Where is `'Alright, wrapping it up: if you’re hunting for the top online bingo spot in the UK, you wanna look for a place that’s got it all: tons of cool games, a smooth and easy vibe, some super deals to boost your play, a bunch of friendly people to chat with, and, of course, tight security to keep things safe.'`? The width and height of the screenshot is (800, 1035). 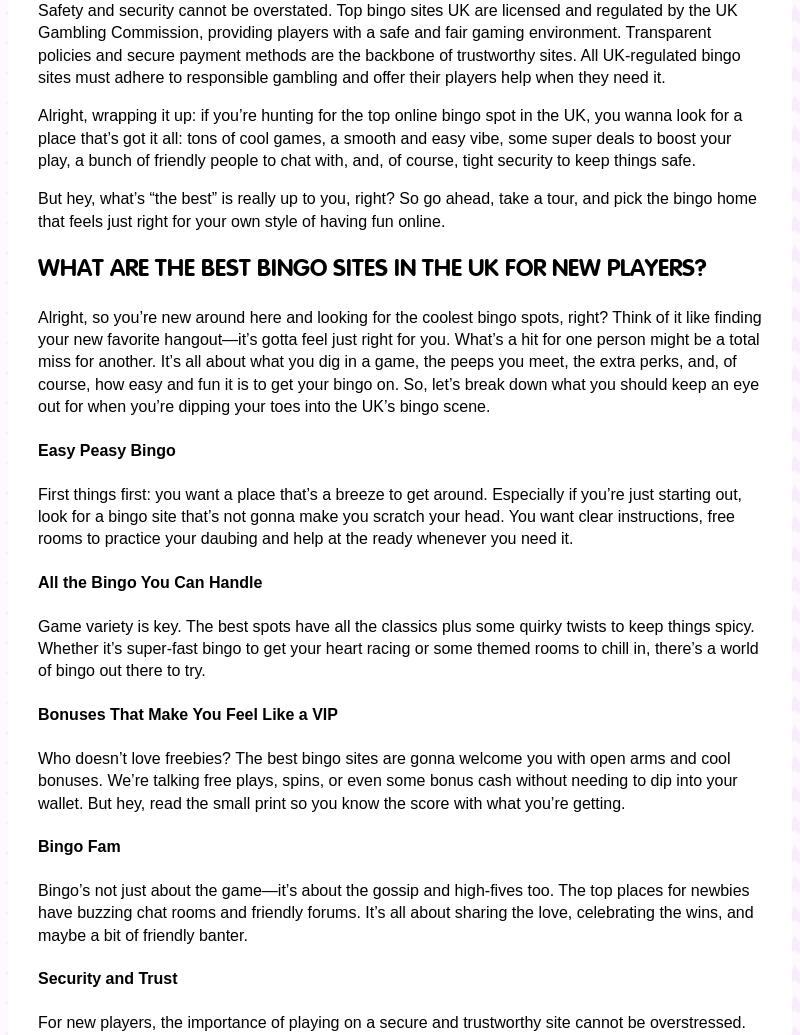 'Alright, wrapping it up: if you’re hunting for the top online bingo spot in the UK, you wanna look for a place that’s got it all: tons of cool games, a smooth and easy vibe, some super deals to boost your play, a bunch of friendly people to chat with, and, of course, tight security to keep things safe.' is located at coordinates (389, 137).